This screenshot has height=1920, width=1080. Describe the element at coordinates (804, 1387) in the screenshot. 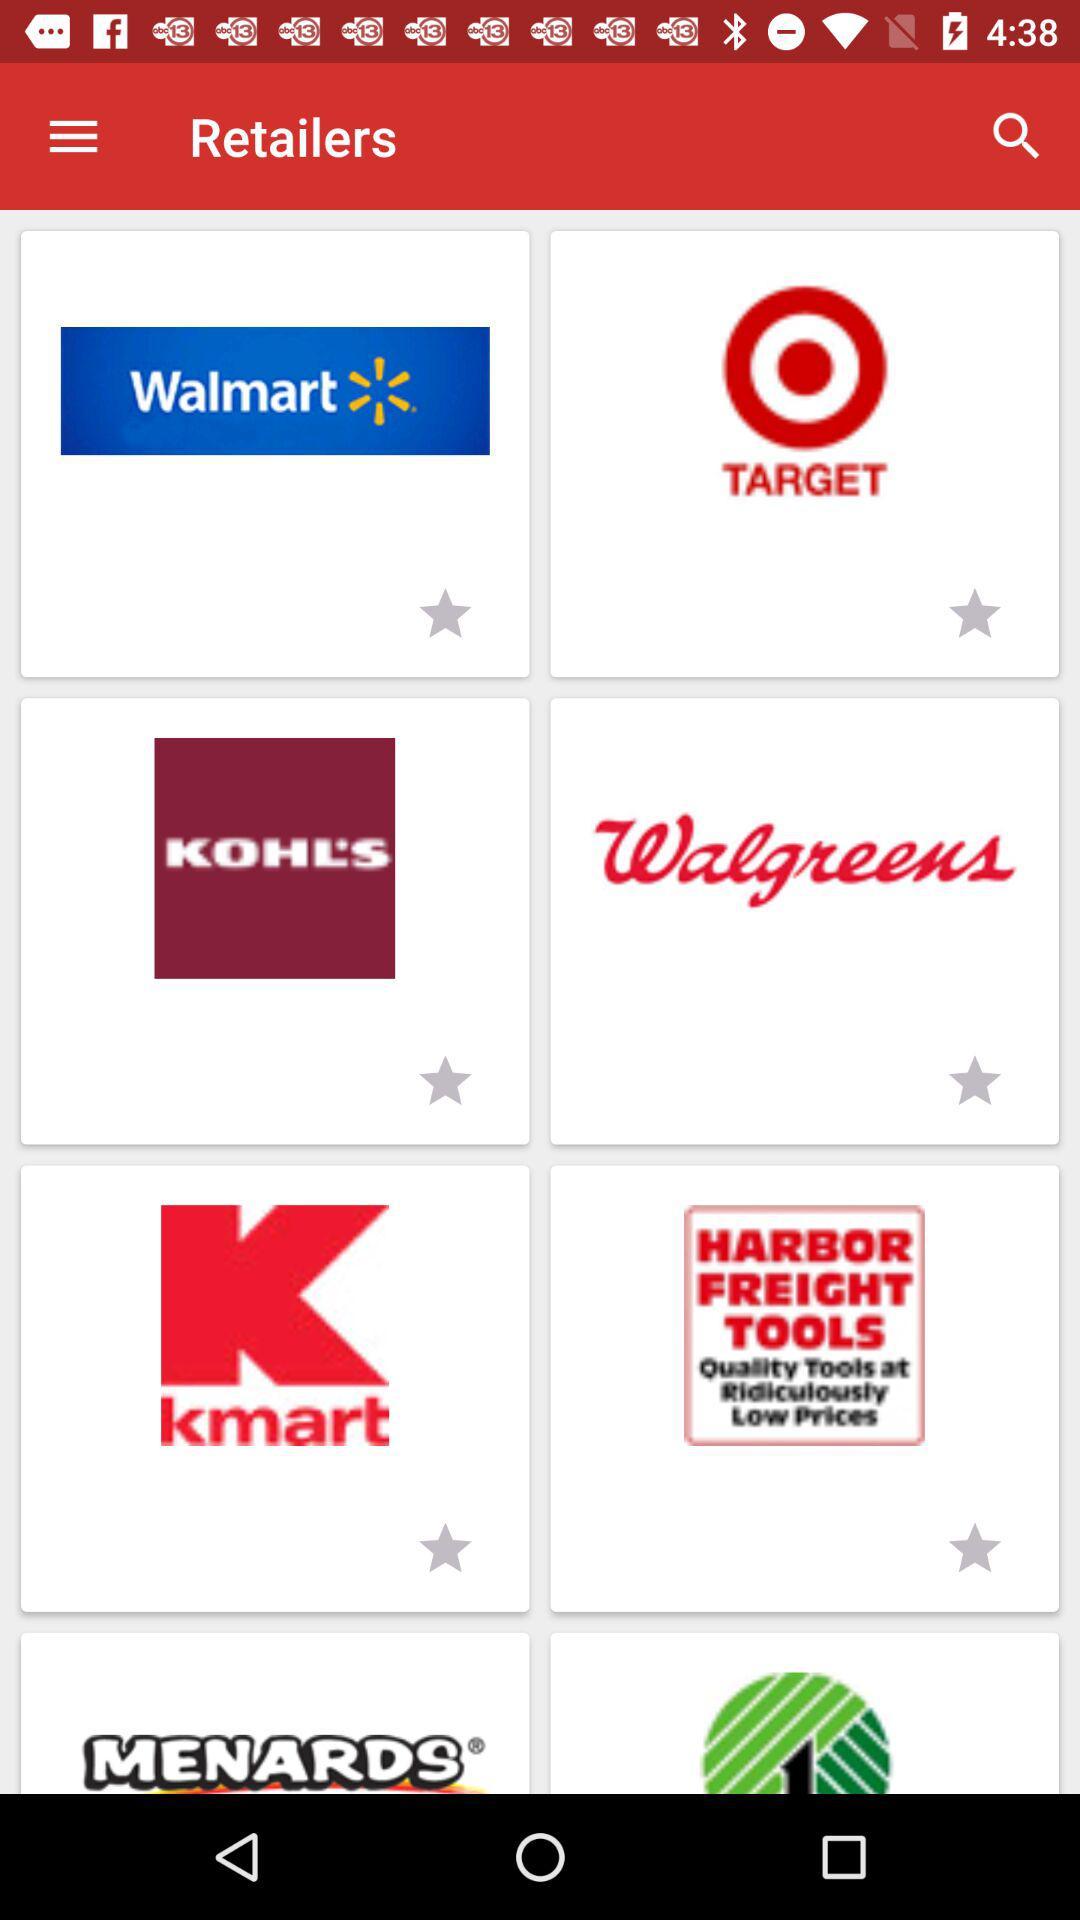

I see `the third row second image` at that location.